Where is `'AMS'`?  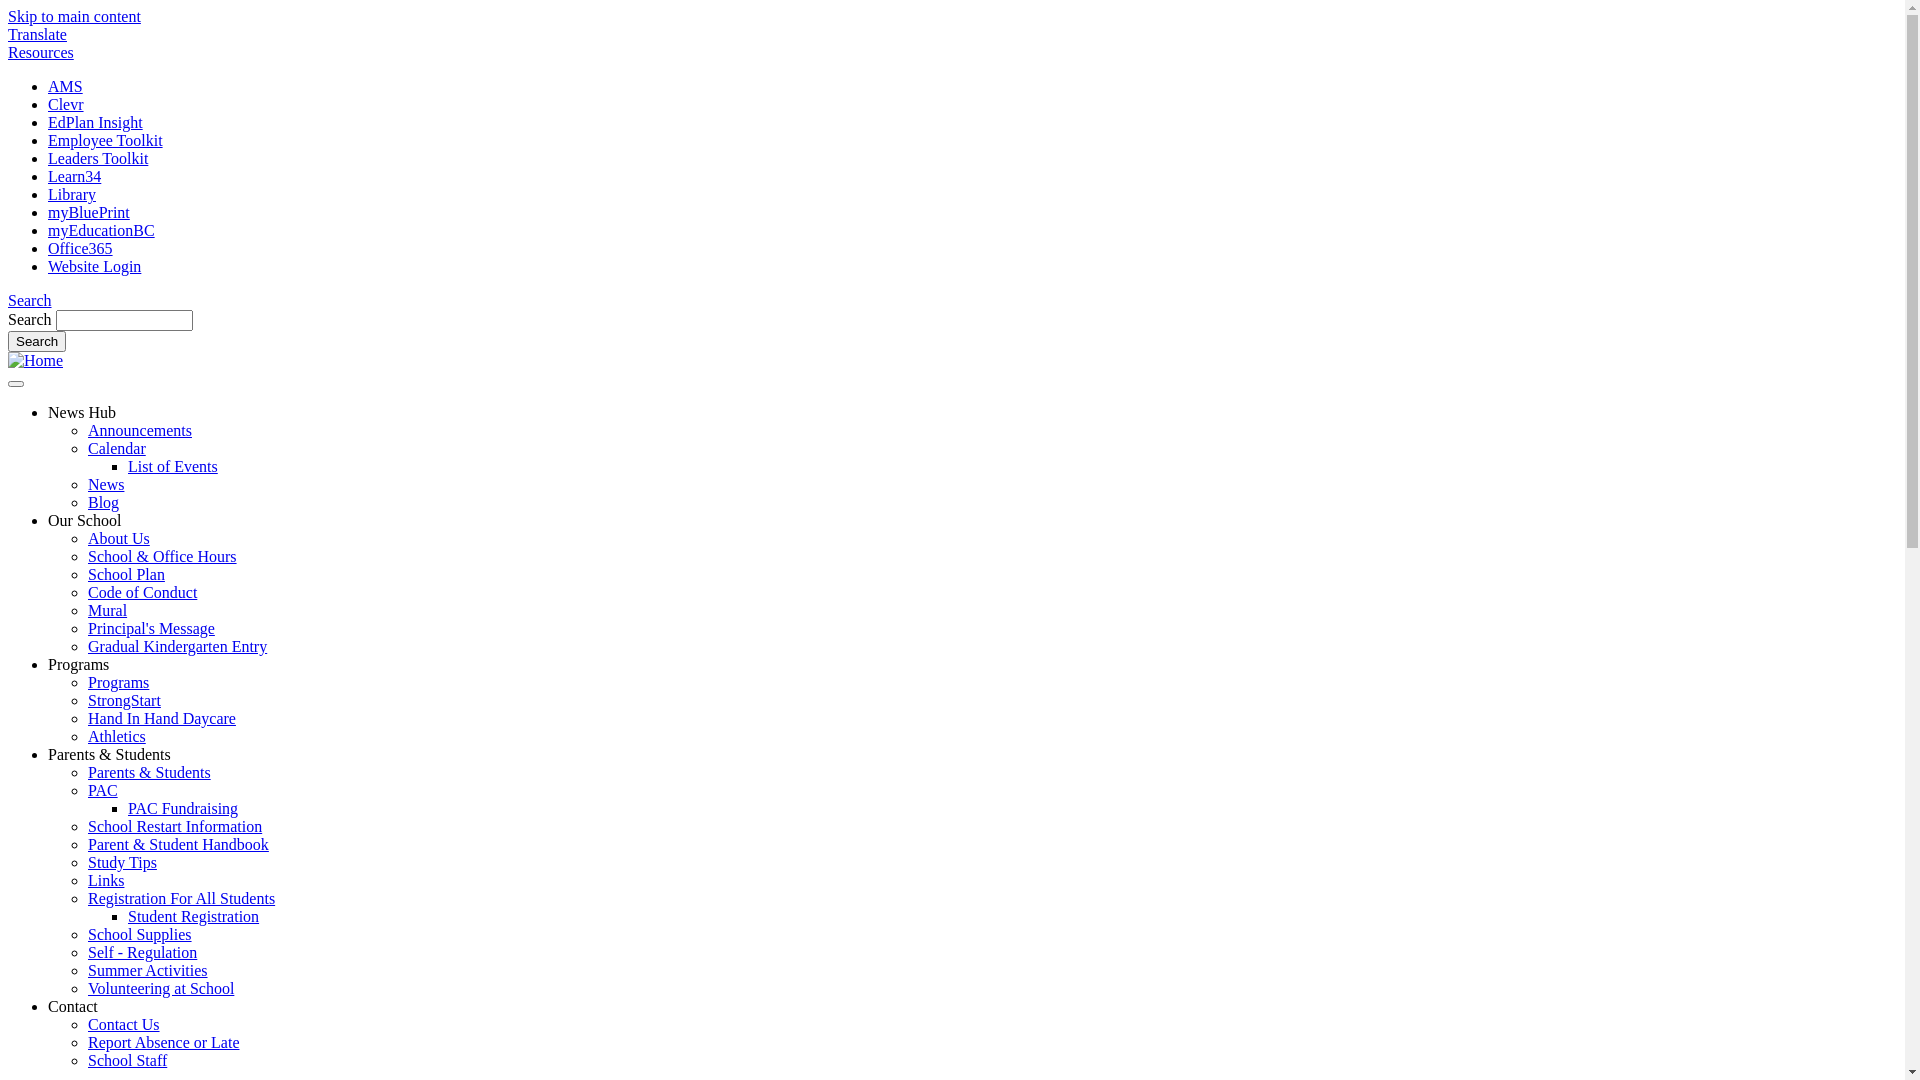
'AMS' is located at coordinates (48, 85).